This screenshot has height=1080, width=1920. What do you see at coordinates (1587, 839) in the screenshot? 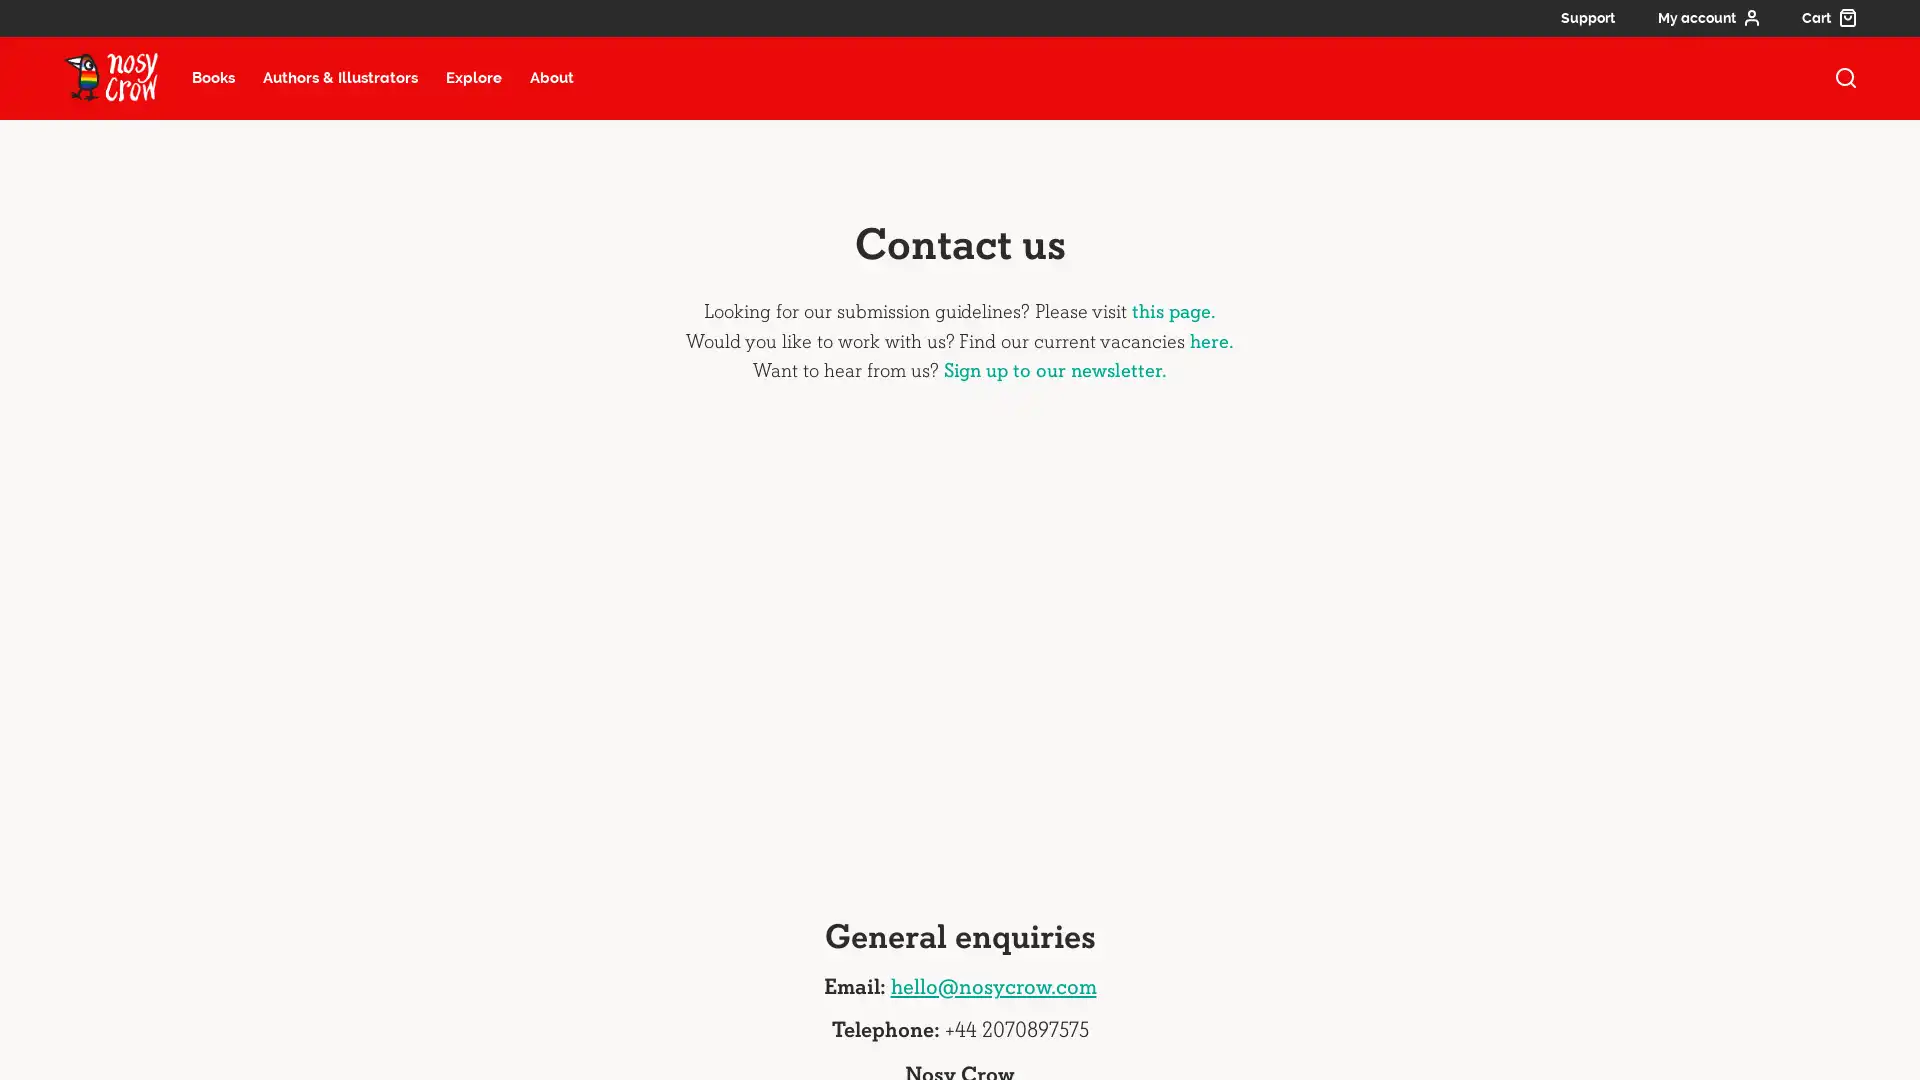
I see `Keyboard shortcuts` at bounding box center [1587, 839].